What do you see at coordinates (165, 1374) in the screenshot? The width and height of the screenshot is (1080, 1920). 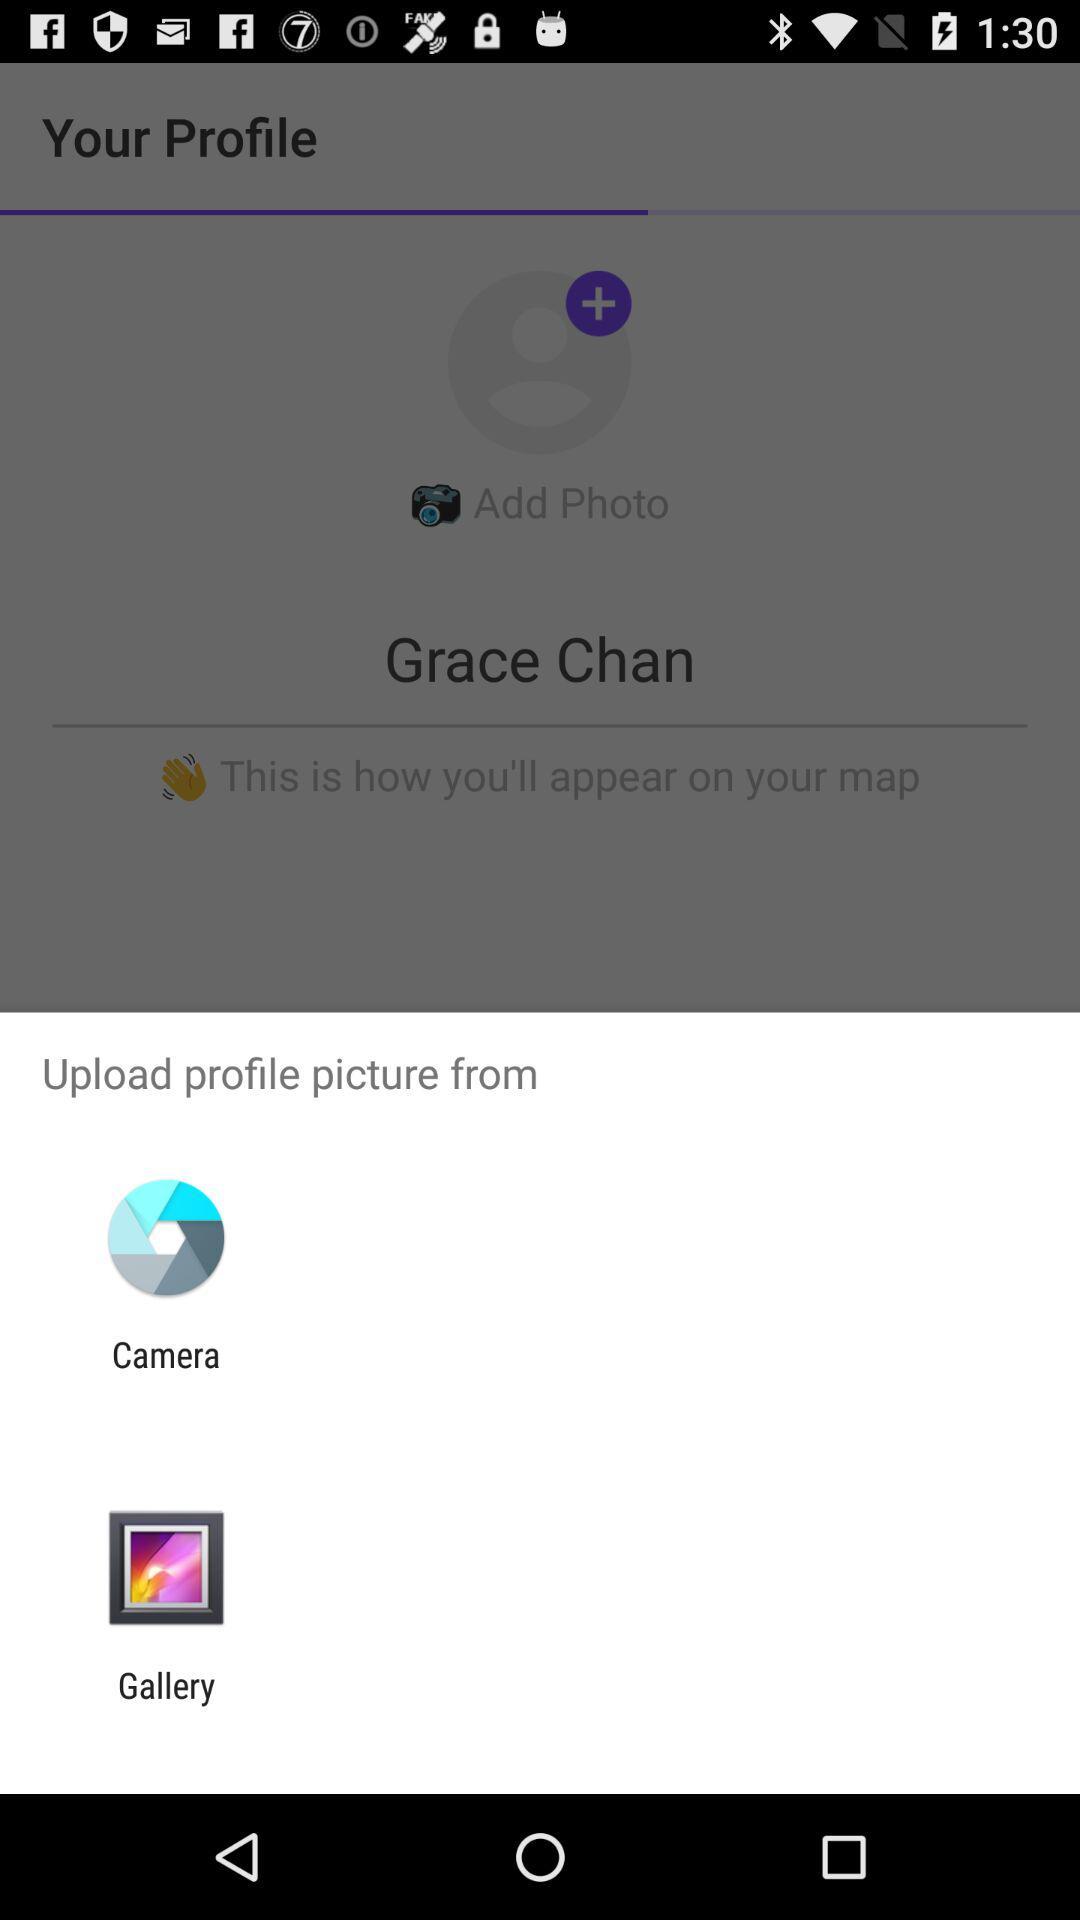 I see `camera` at bounding box center [165, 1374].